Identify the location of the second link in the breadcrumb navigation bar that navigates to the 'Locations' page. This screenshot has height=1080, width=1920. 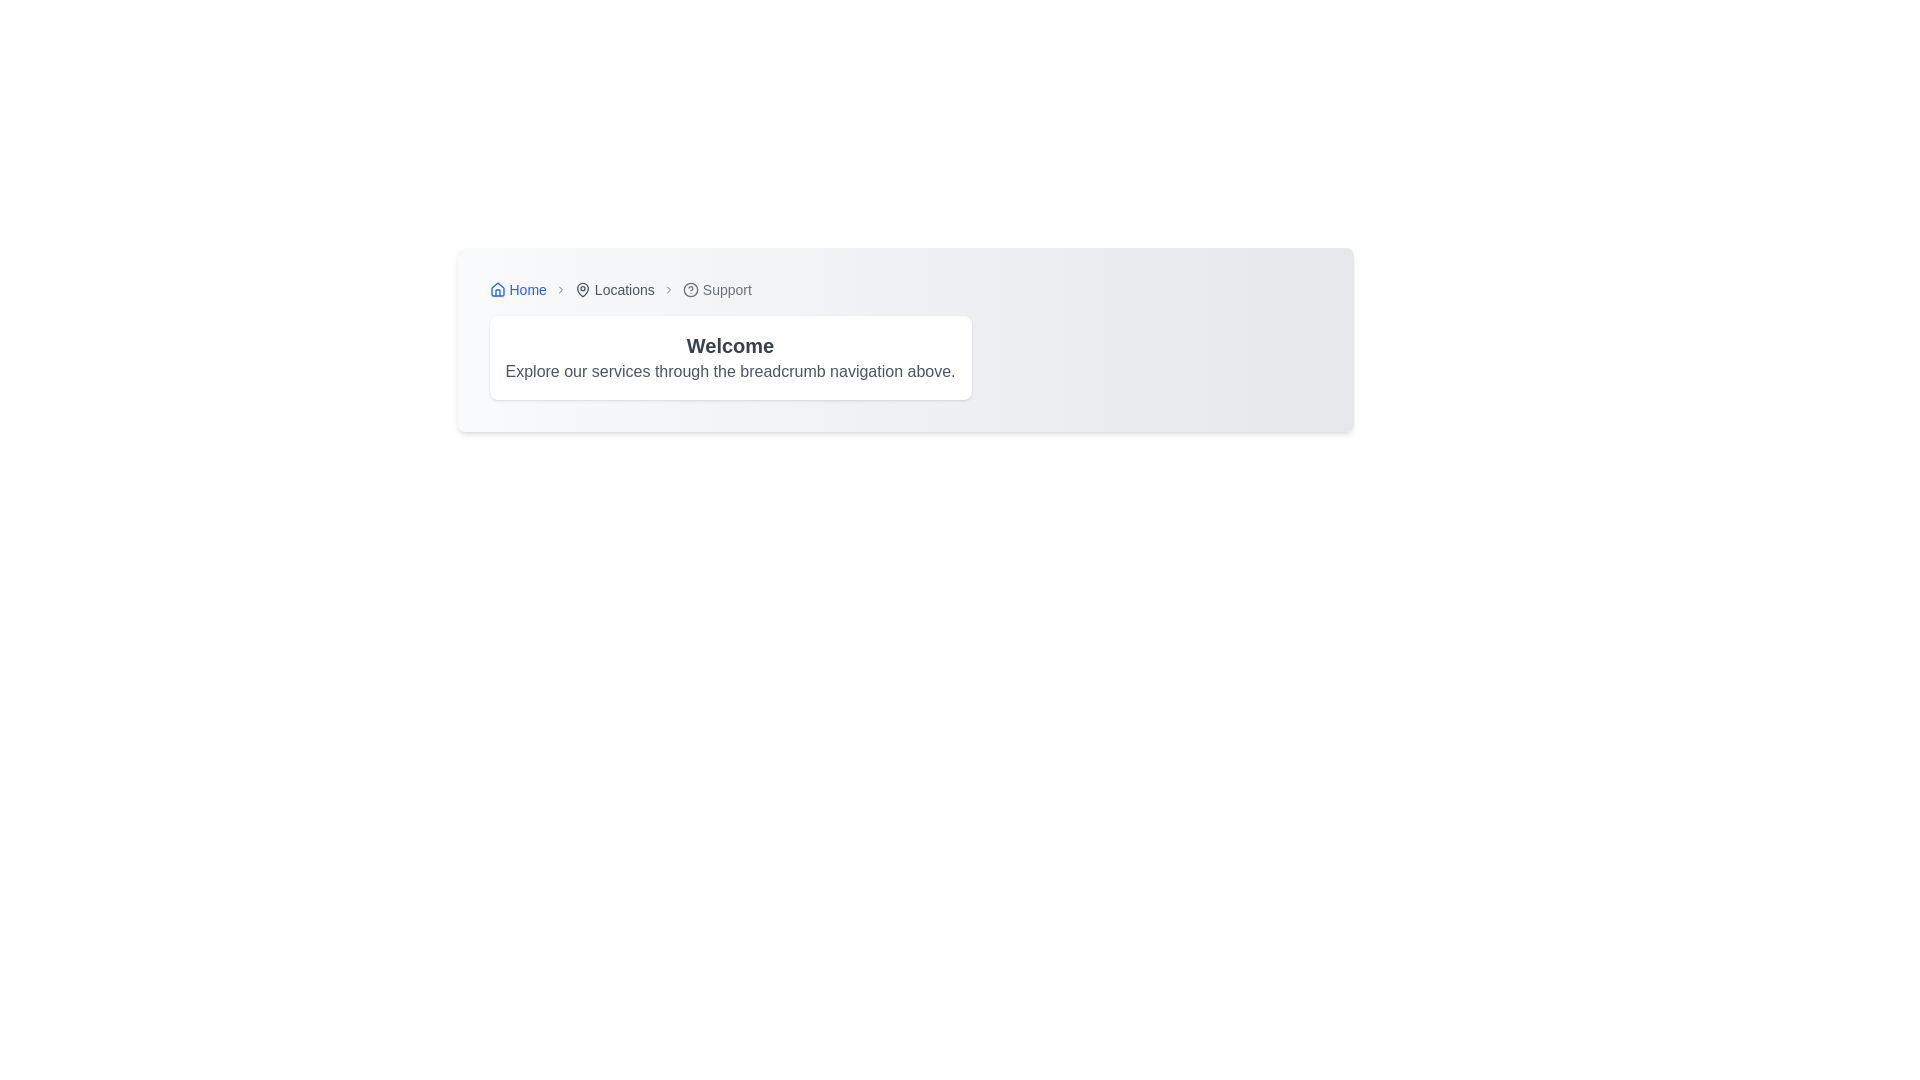
(613, 289).